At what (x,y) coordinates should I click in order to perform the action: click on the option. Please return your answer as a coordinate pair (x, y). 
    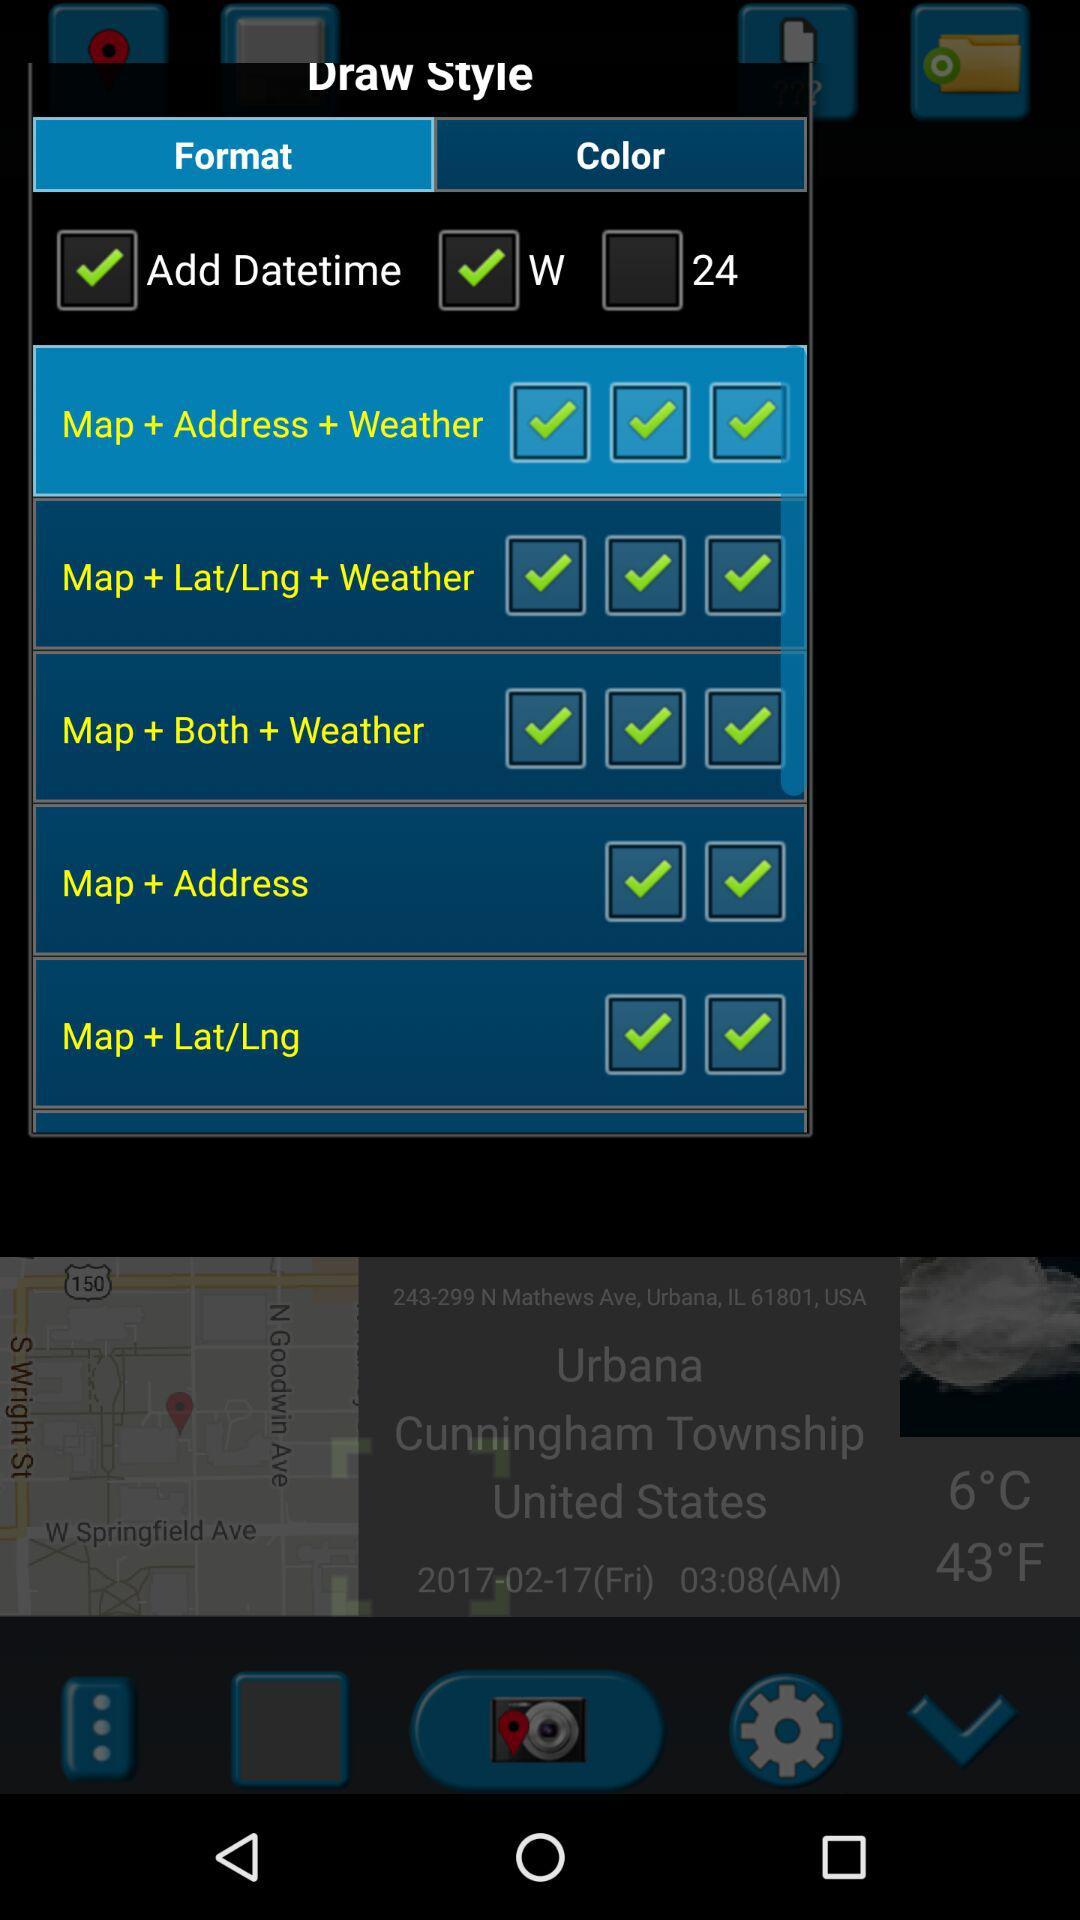
    Looking at the image, I should click on (549, 419).